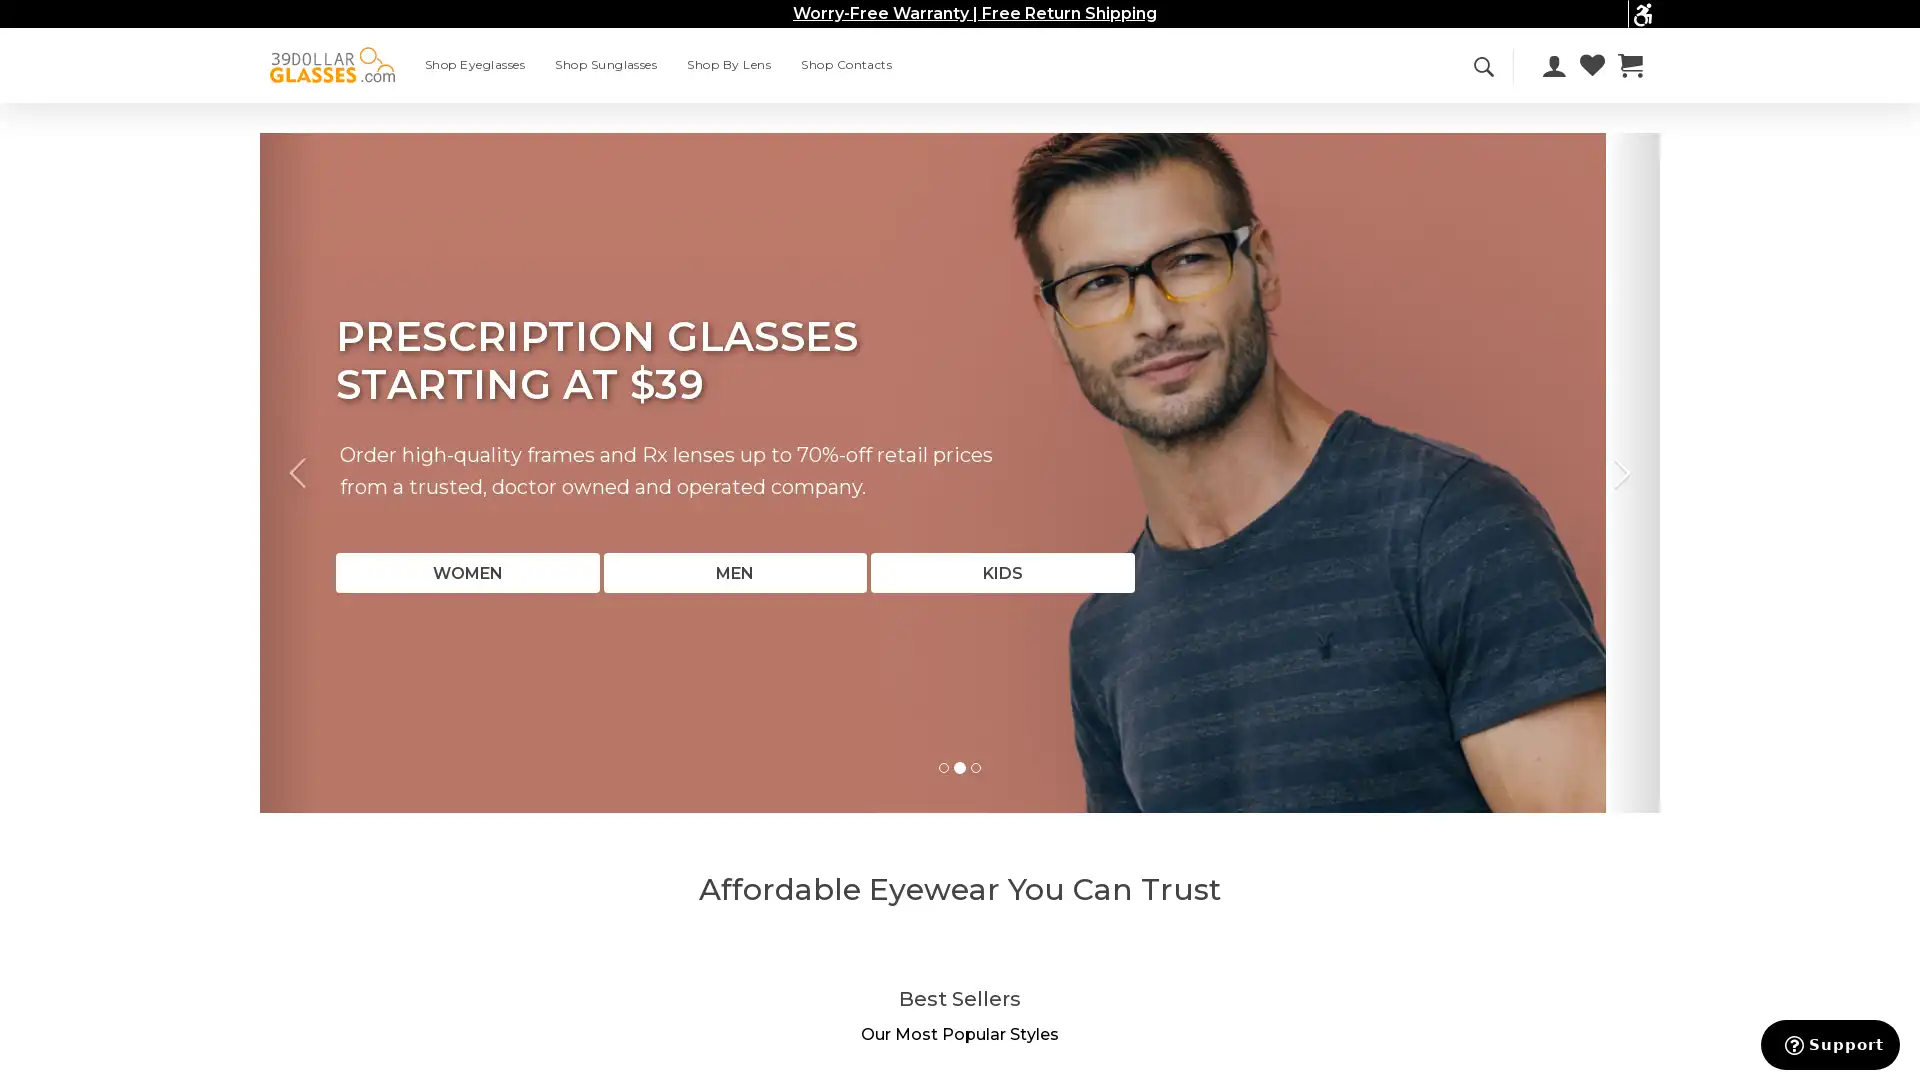  What do you see at coordinates (1632, 473) in the screenshot?
I see `Next` at bounding box center [1632, 473].